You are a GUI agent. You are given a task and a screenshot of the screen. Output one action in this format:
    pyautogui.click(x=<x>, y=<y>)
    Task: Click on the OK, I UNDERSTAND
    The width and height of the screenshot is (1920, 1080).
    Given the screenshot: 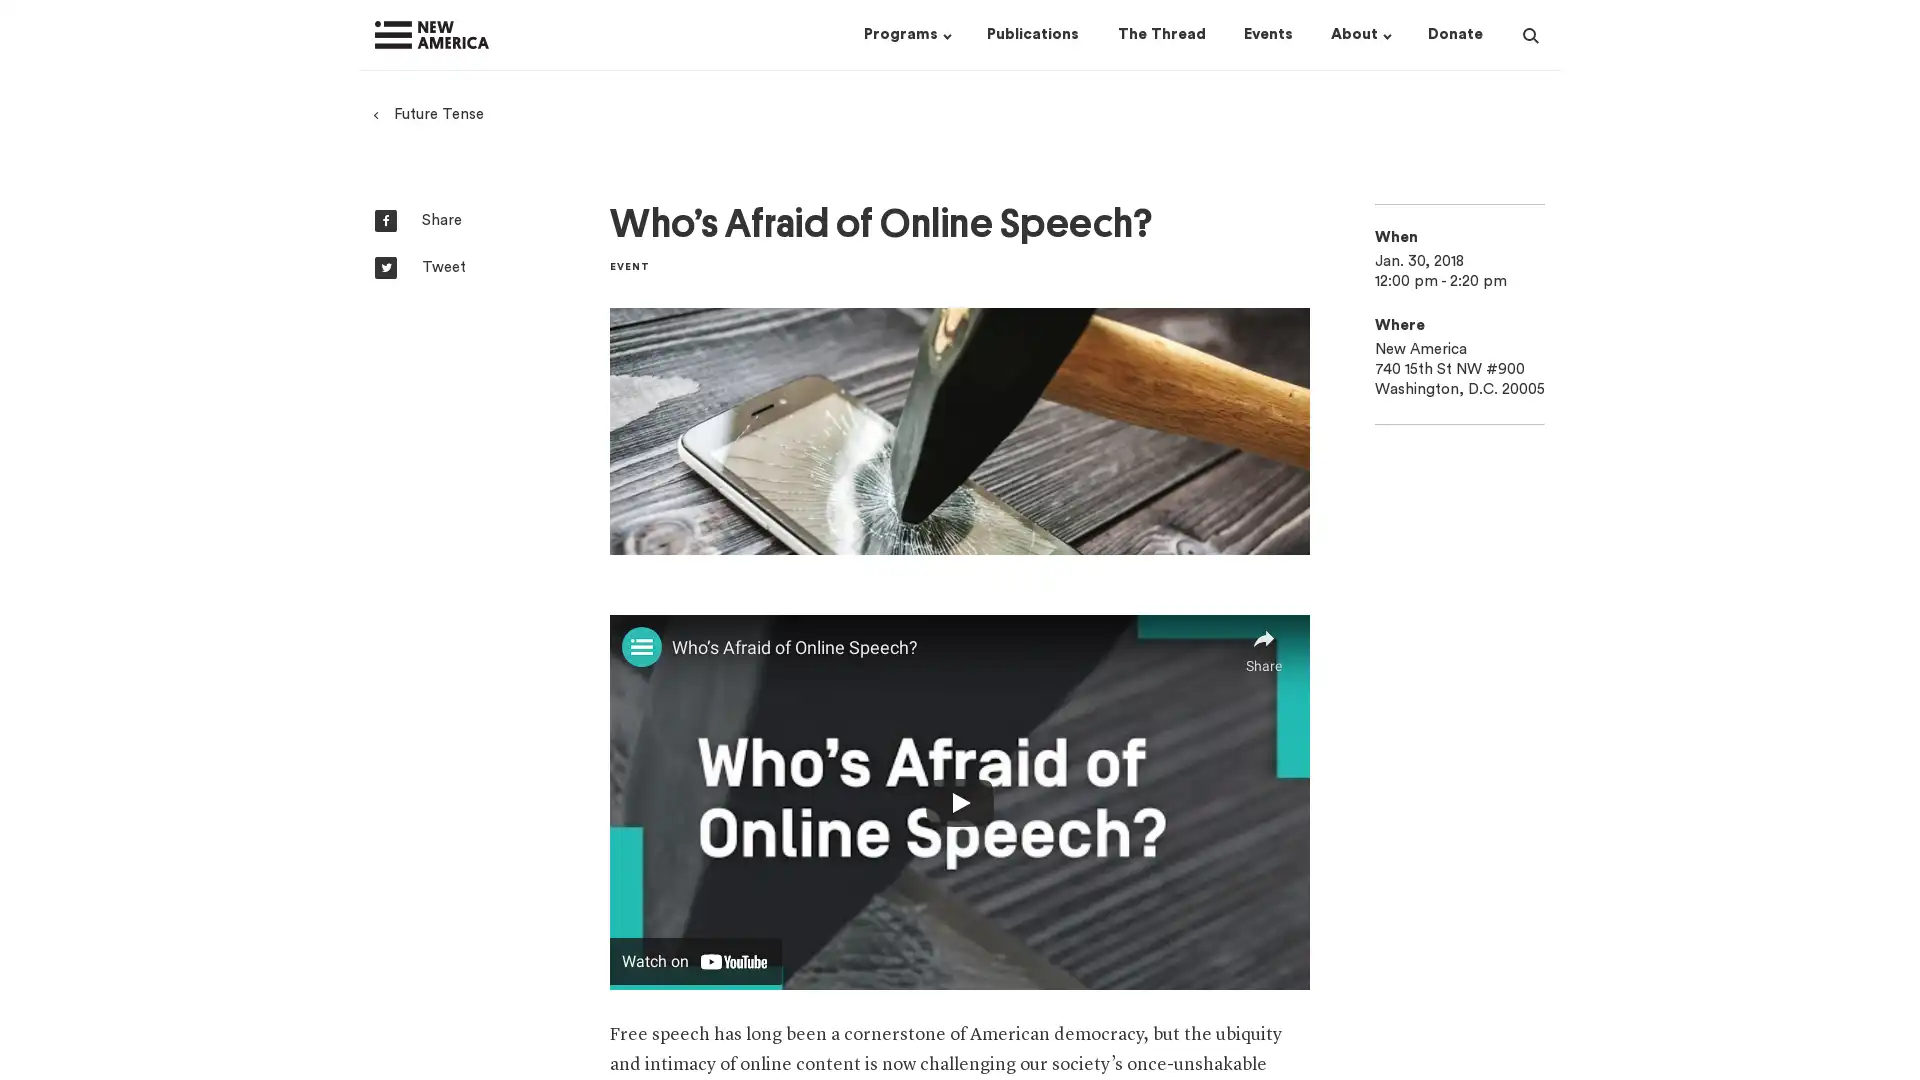 What is the action you would take?
    pyautogui.click(x=1369, y=1041)
    